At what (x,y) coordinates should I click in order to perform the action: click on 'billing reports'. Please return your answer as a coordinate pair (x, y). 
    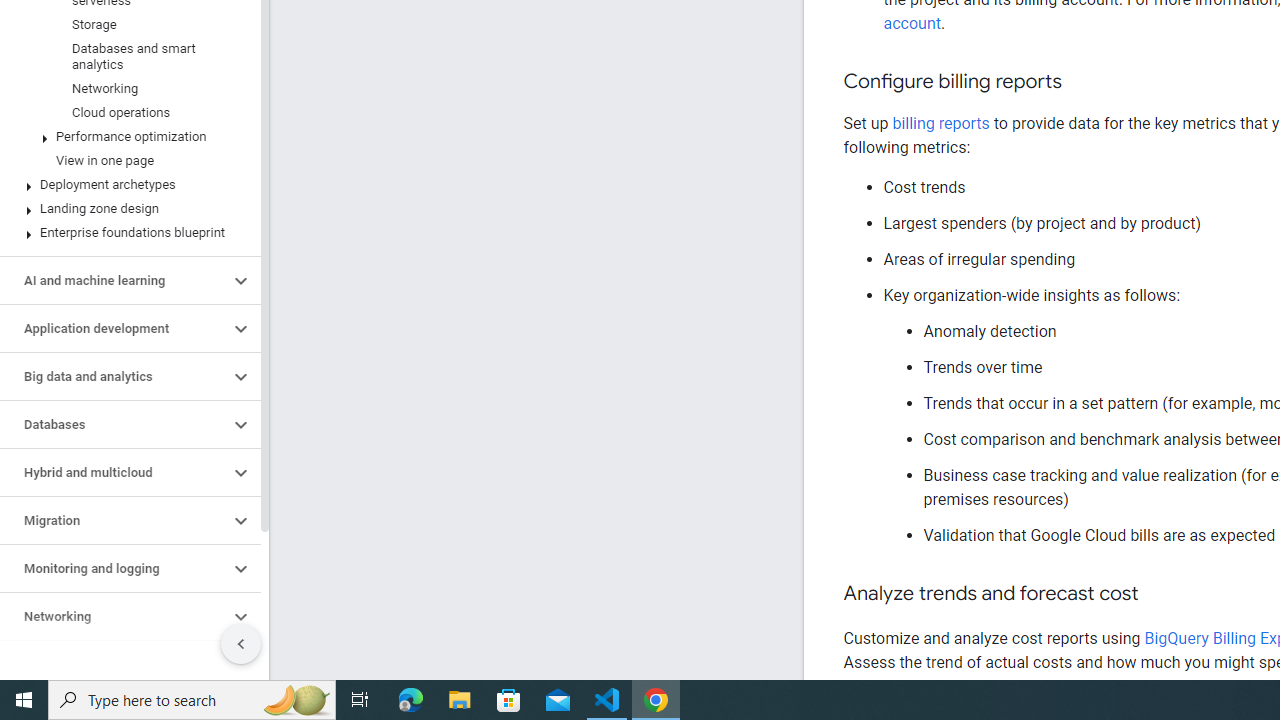
    Looking at the image, I should click on (939, 123).